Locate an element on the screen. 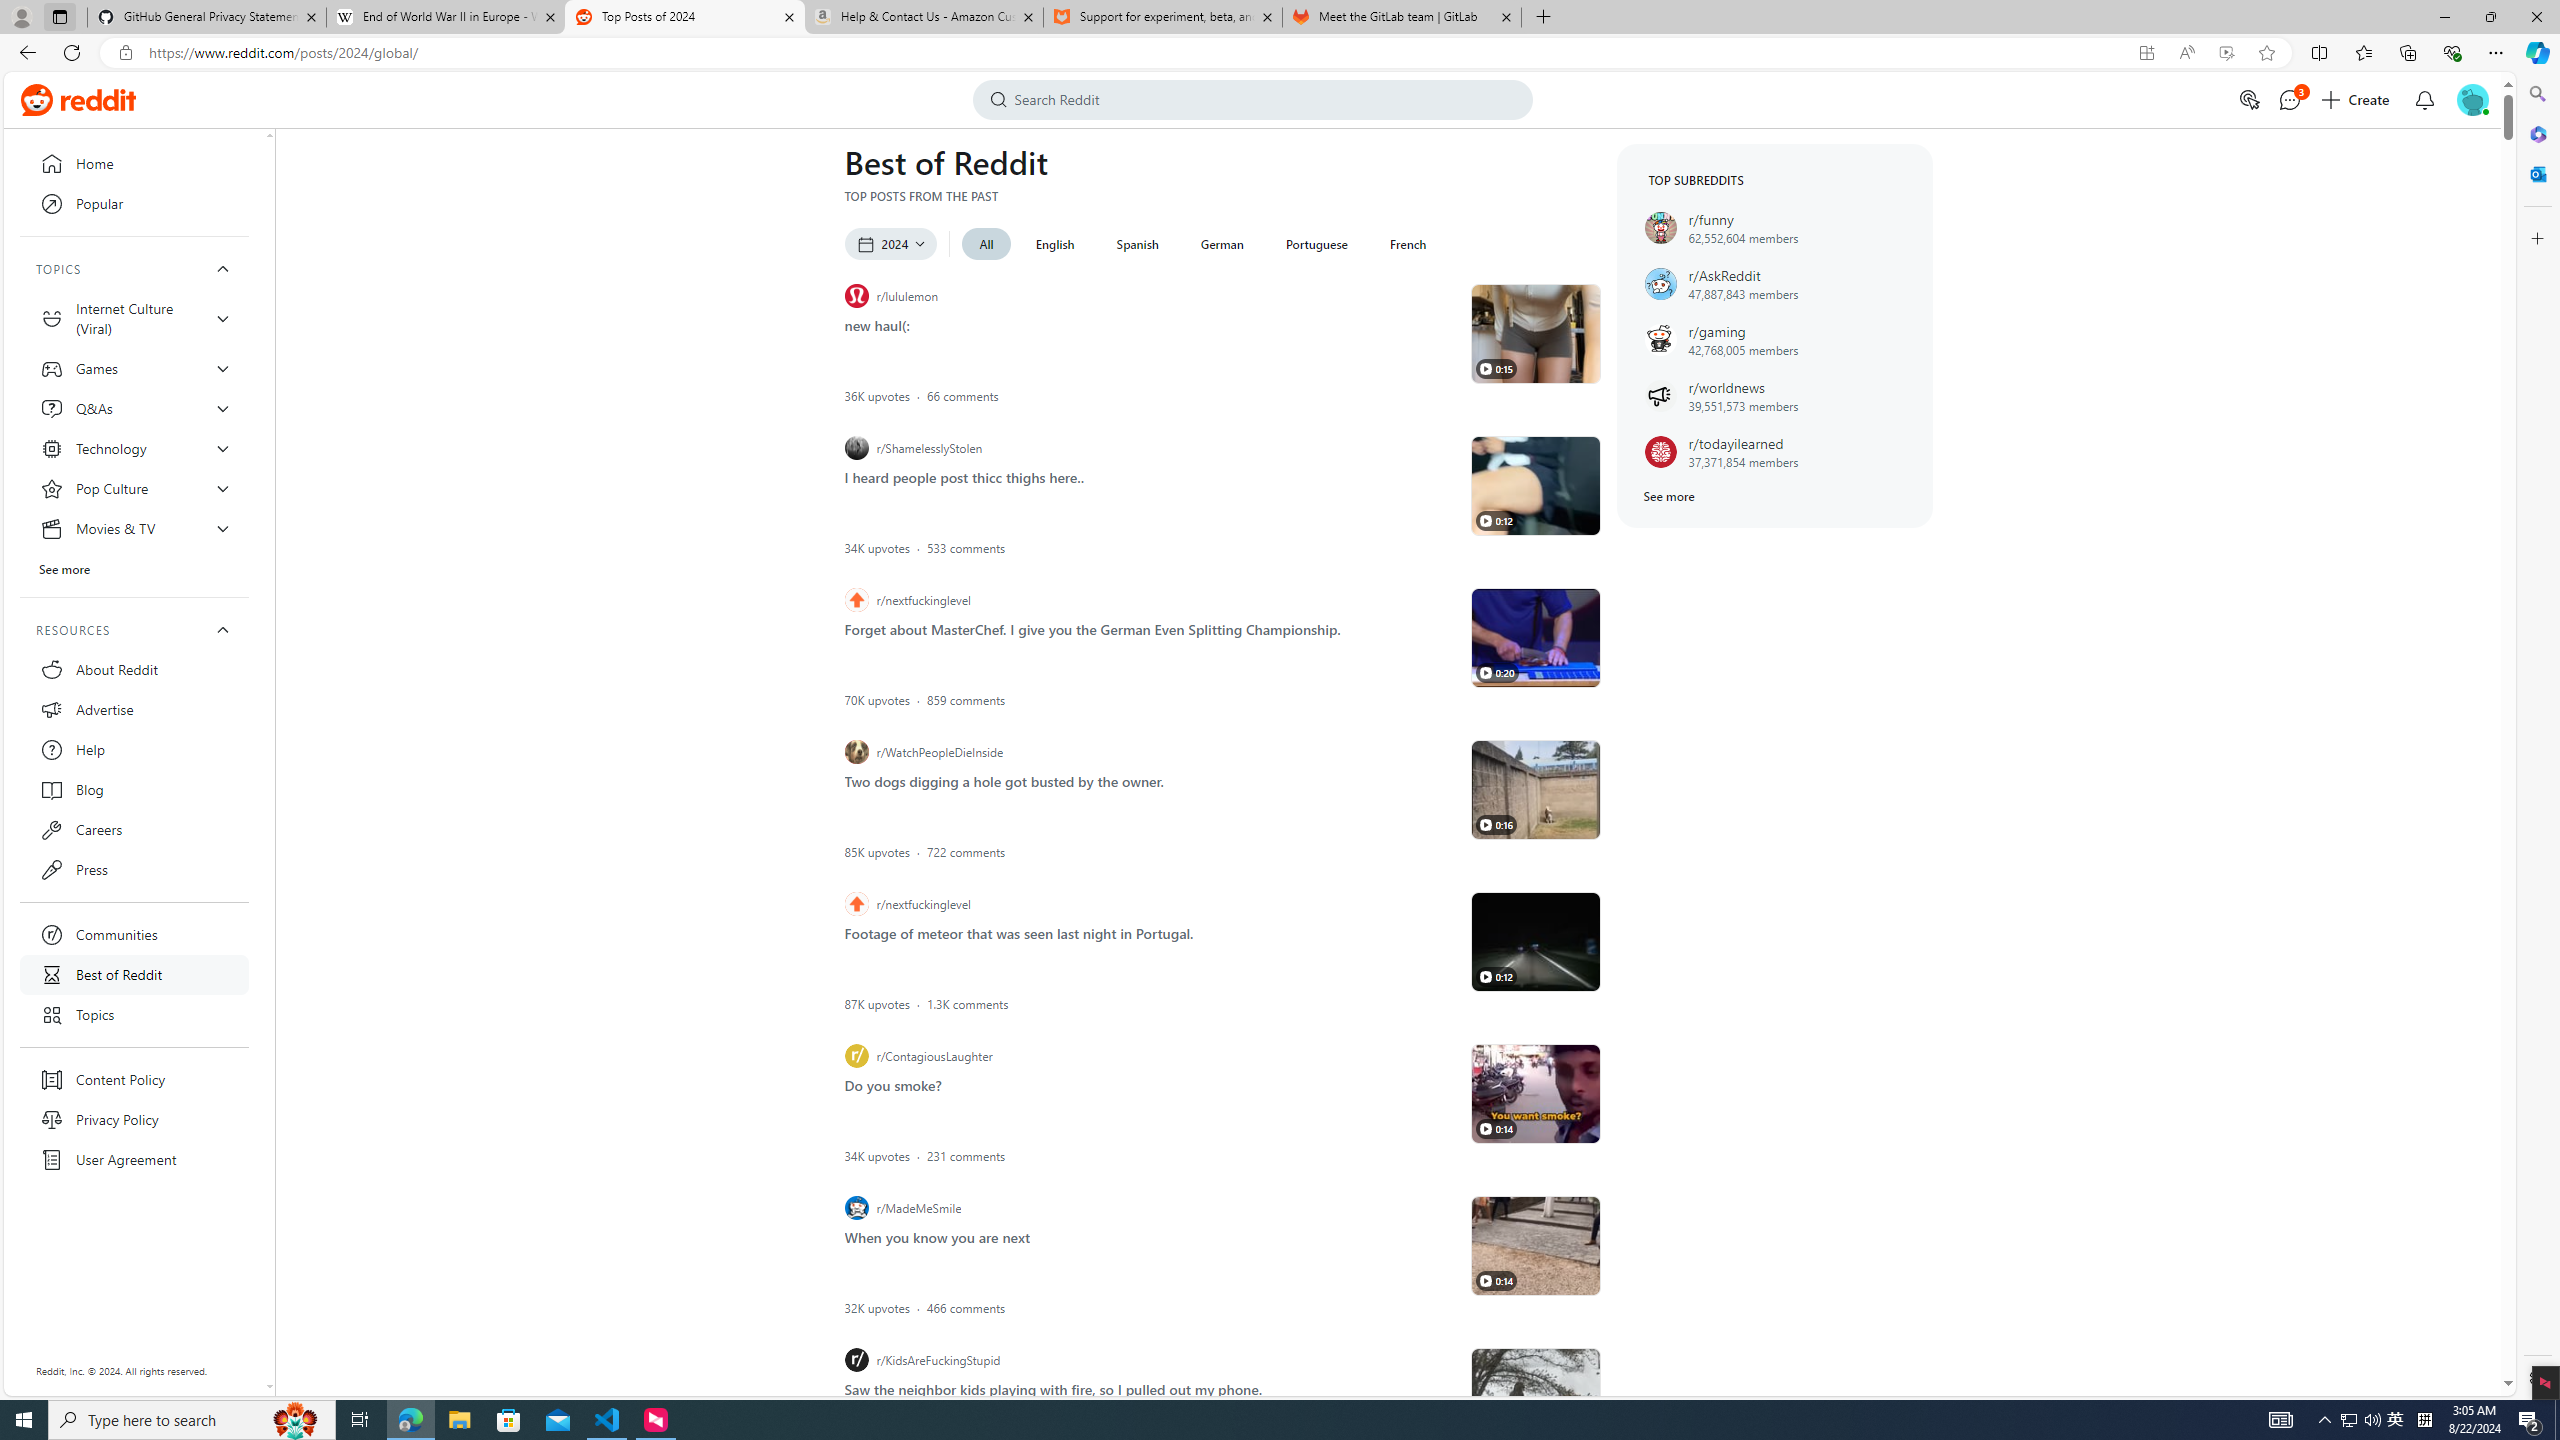 This screenshot has height=1440, width=2560. 'r/gaming icon' is located at coordinates (1659, 338).